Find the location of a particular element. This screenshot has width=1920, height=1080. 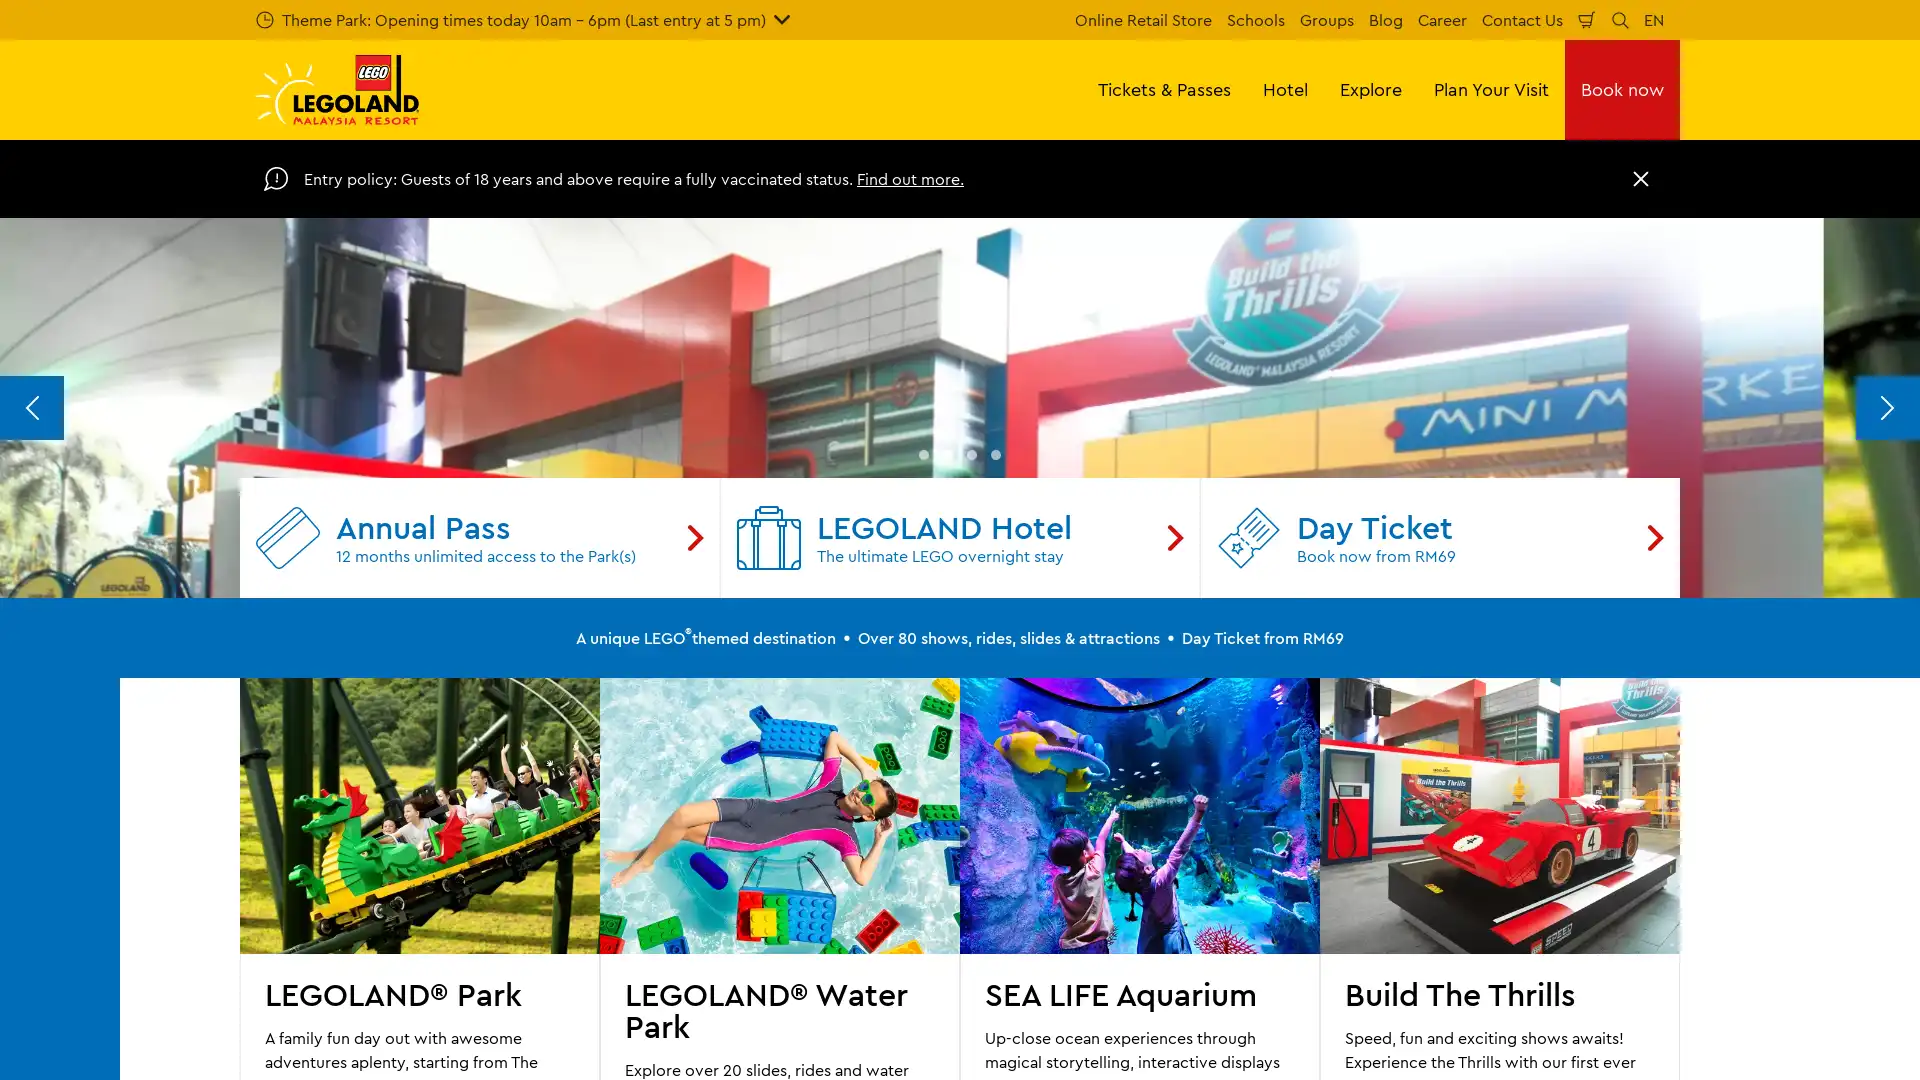

EN Languages is located at coordinates (1654, 19).